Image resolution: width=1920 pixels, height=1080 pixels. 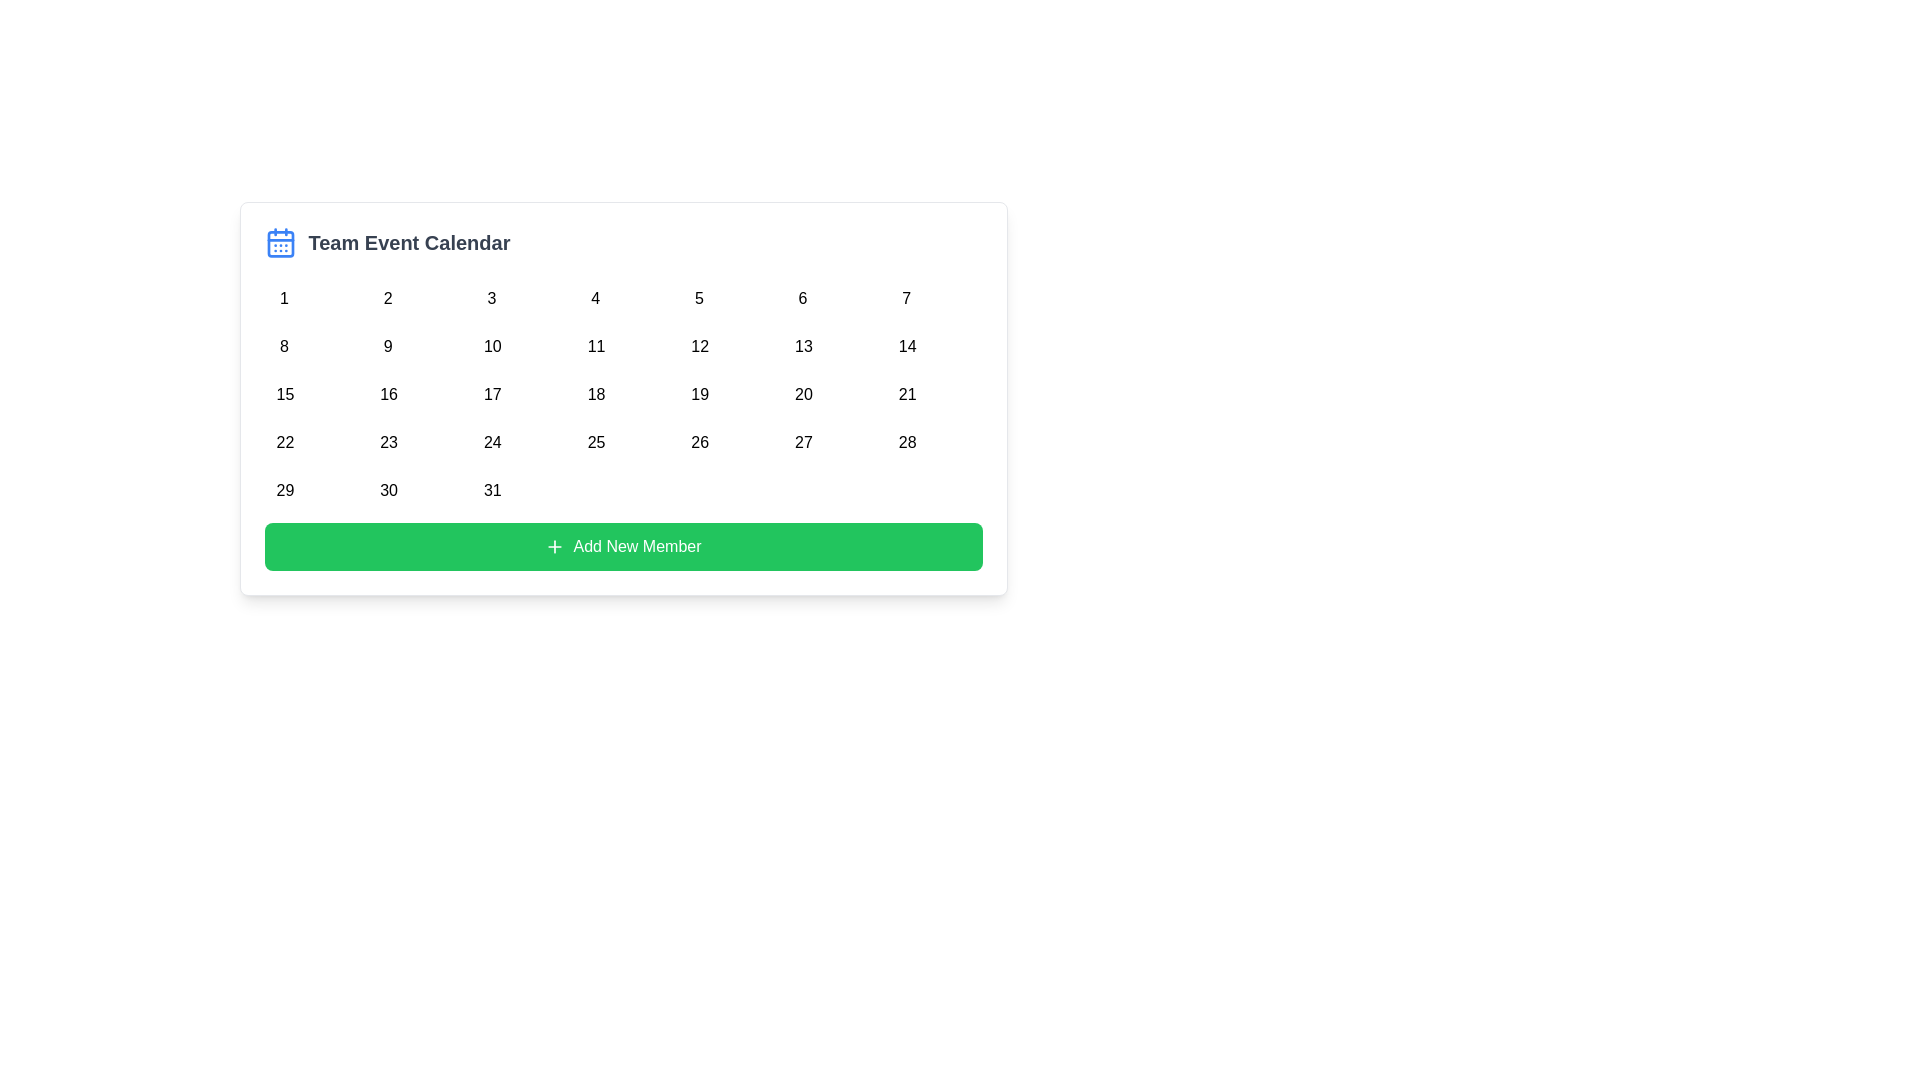 I want to click on the day selection button for the 13th day of the month in the 'Team Event Calendar' card, so click(x=803, y=342).